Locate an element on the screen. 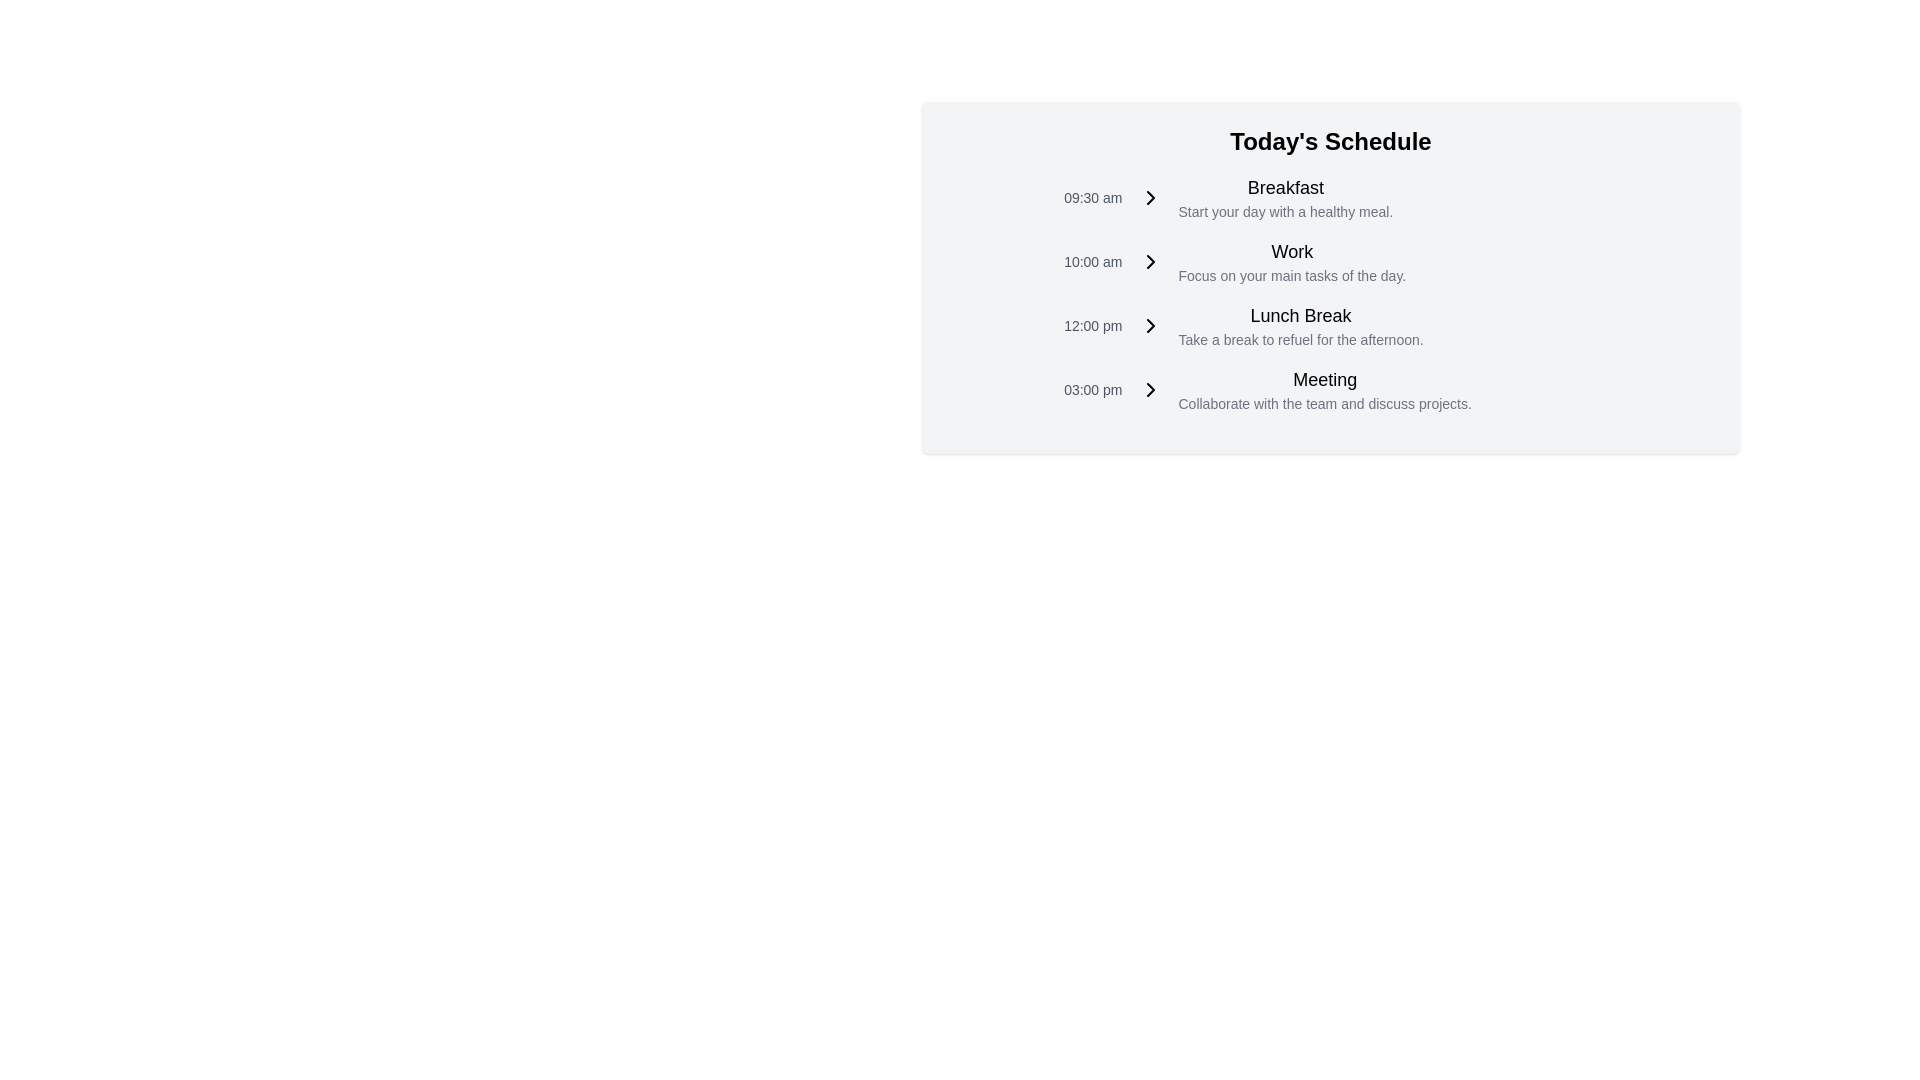 This screenshot has width=1920, height=1080. the right-facing chevron icon located to the left of the 'Work' list item at 10:00 am is located at coordinates (1150, 261).